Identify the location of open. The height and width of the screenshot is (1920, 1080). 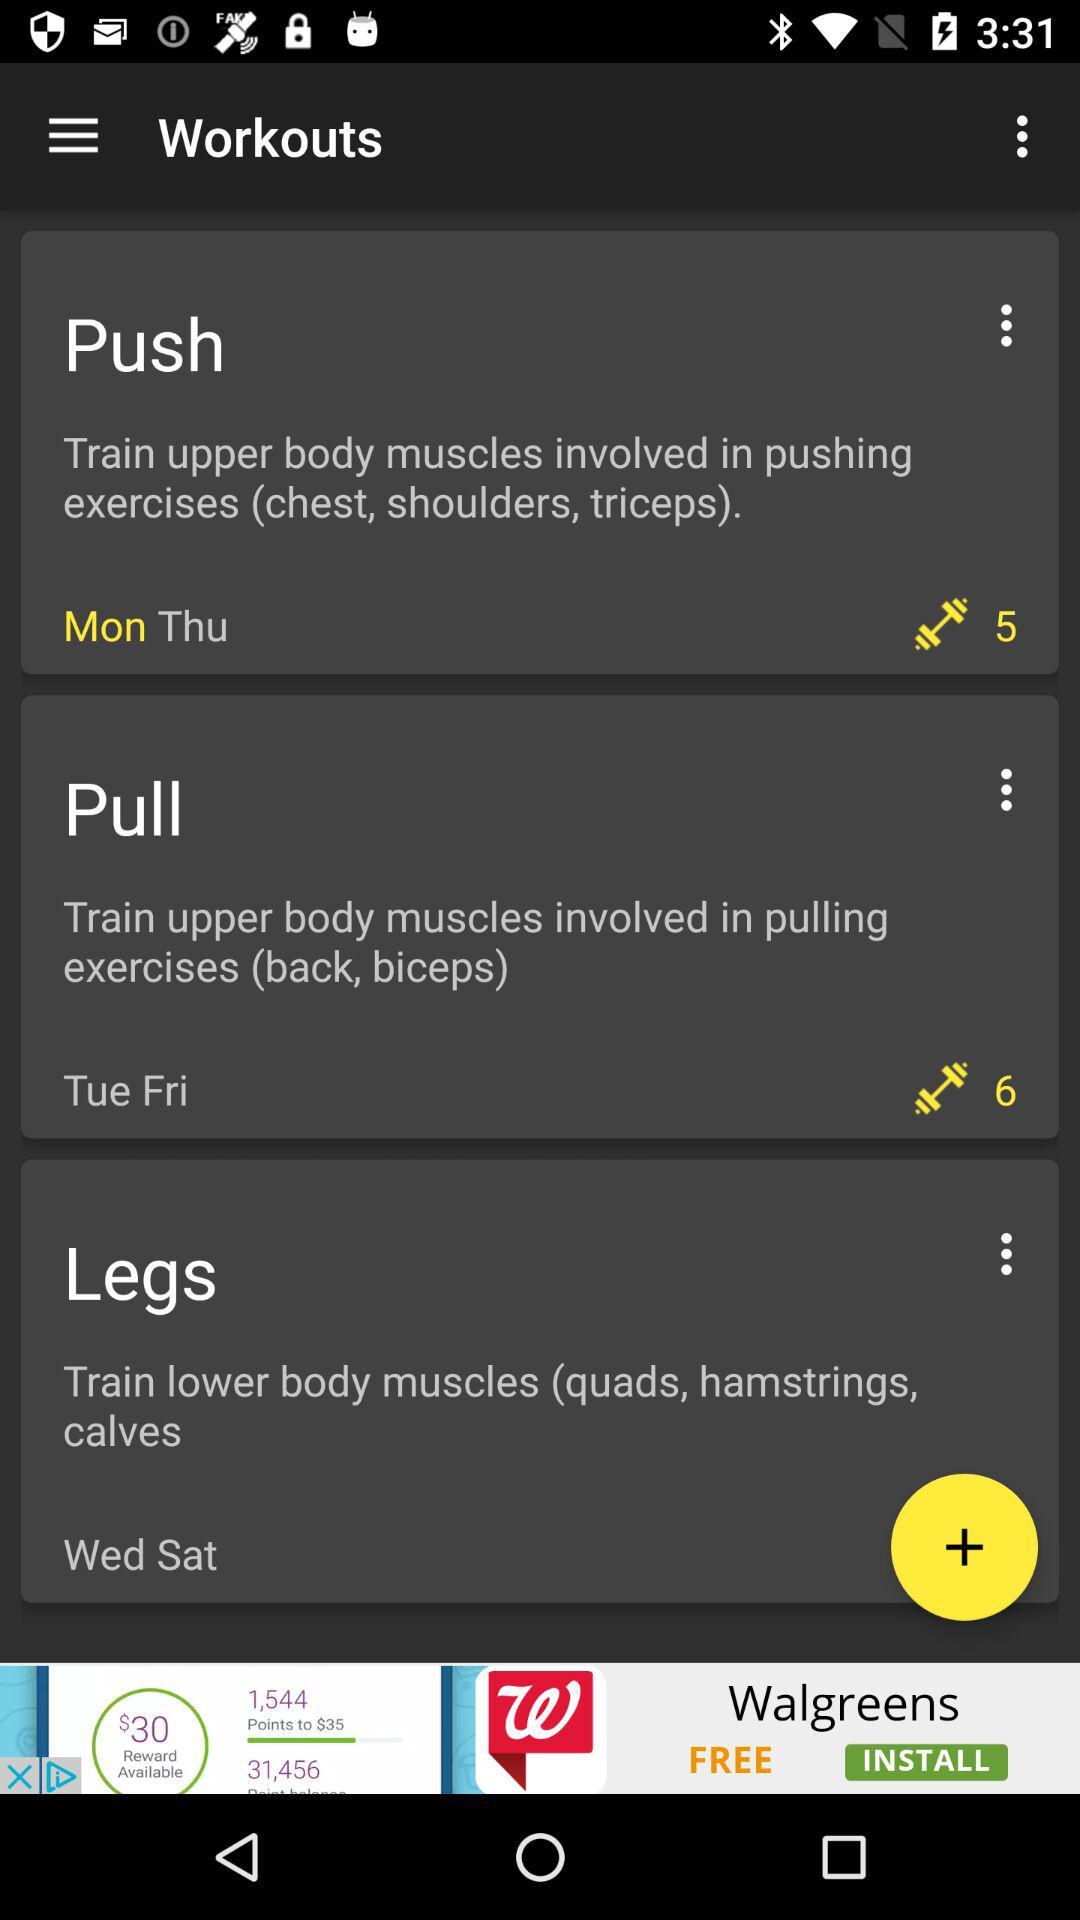
(963, 1546).